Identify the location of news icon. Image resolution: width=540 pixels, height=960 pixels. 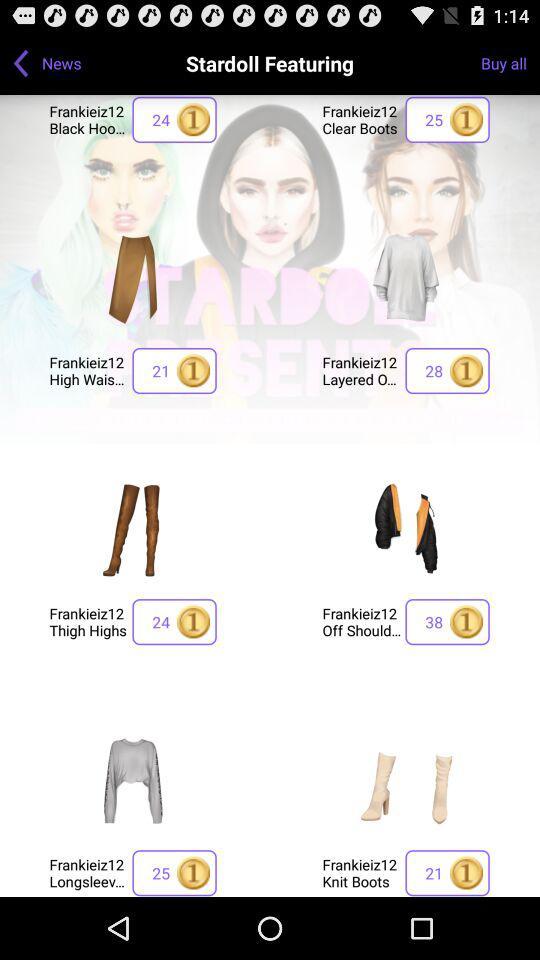
(61, 62).